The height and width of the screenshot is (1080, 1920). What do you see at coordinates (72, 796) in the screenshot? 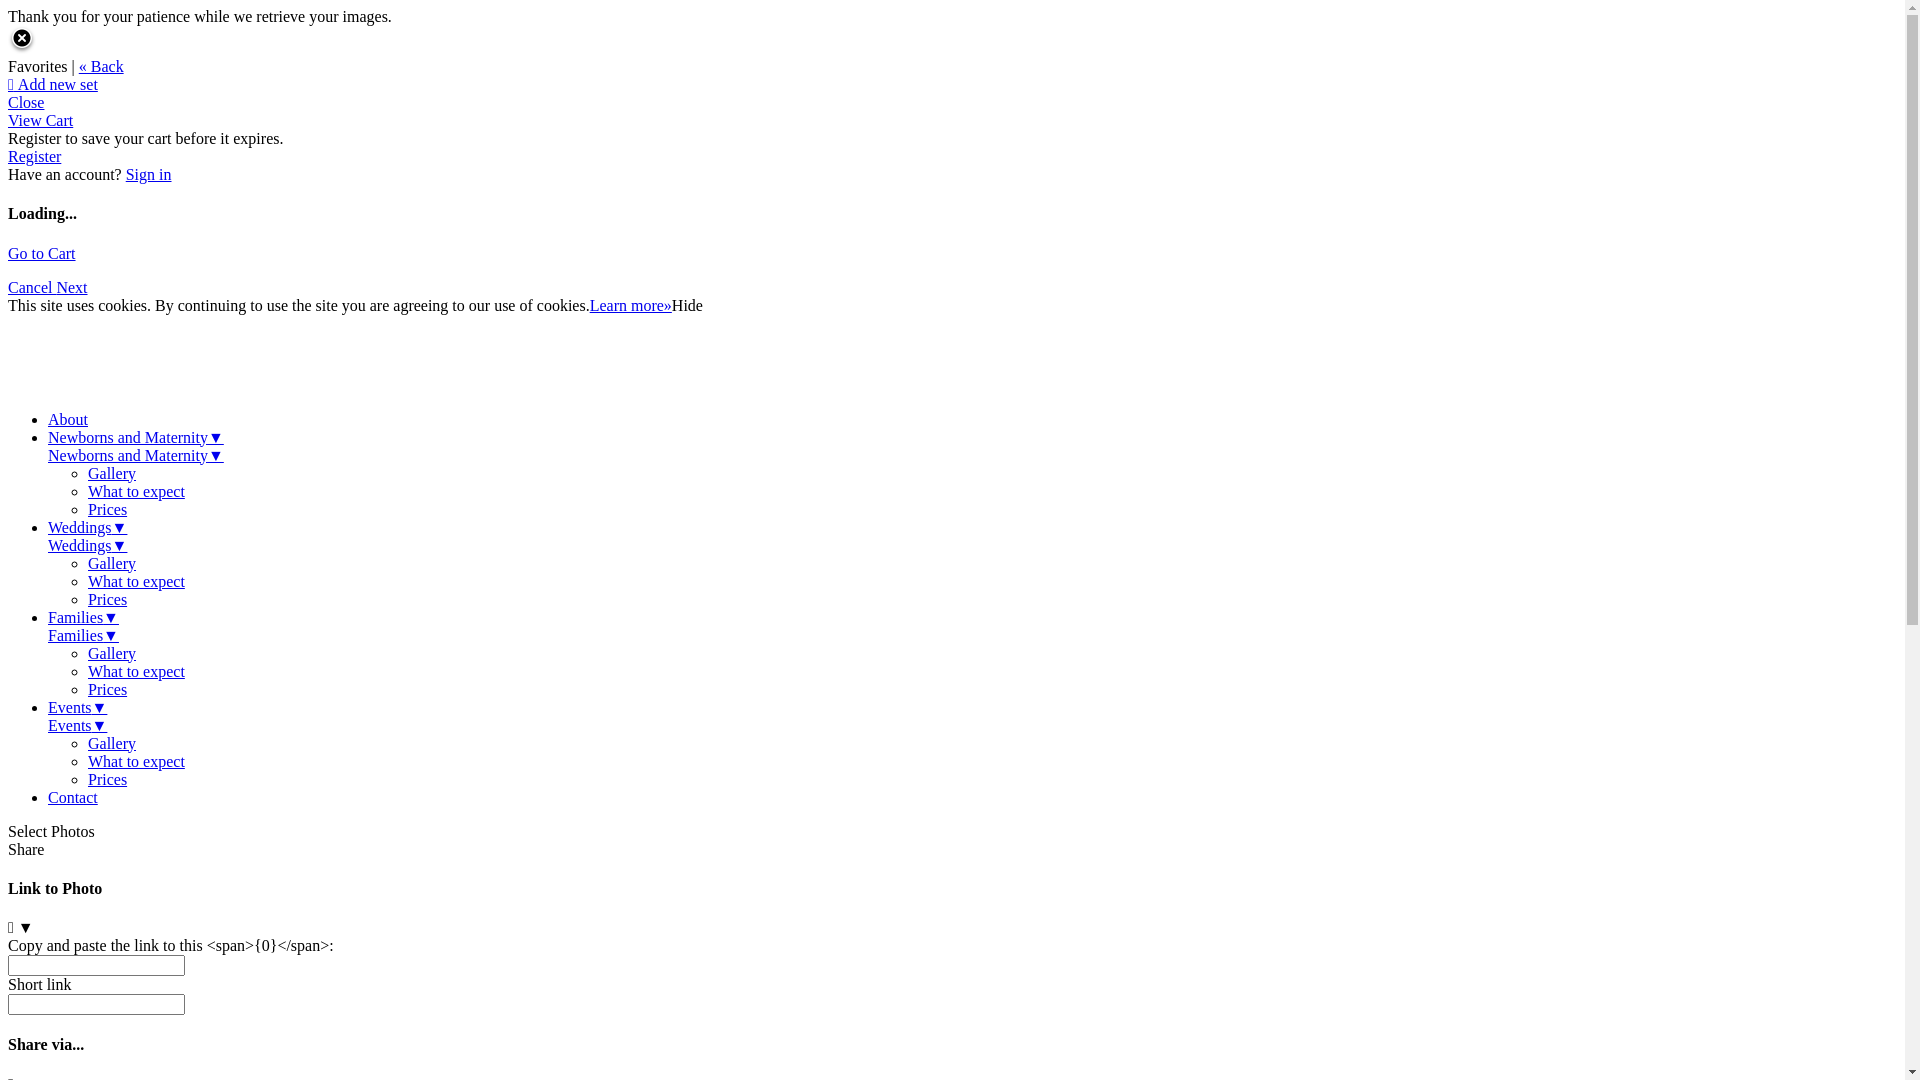
I see `'Contact'` at bounding box center [72, 796].